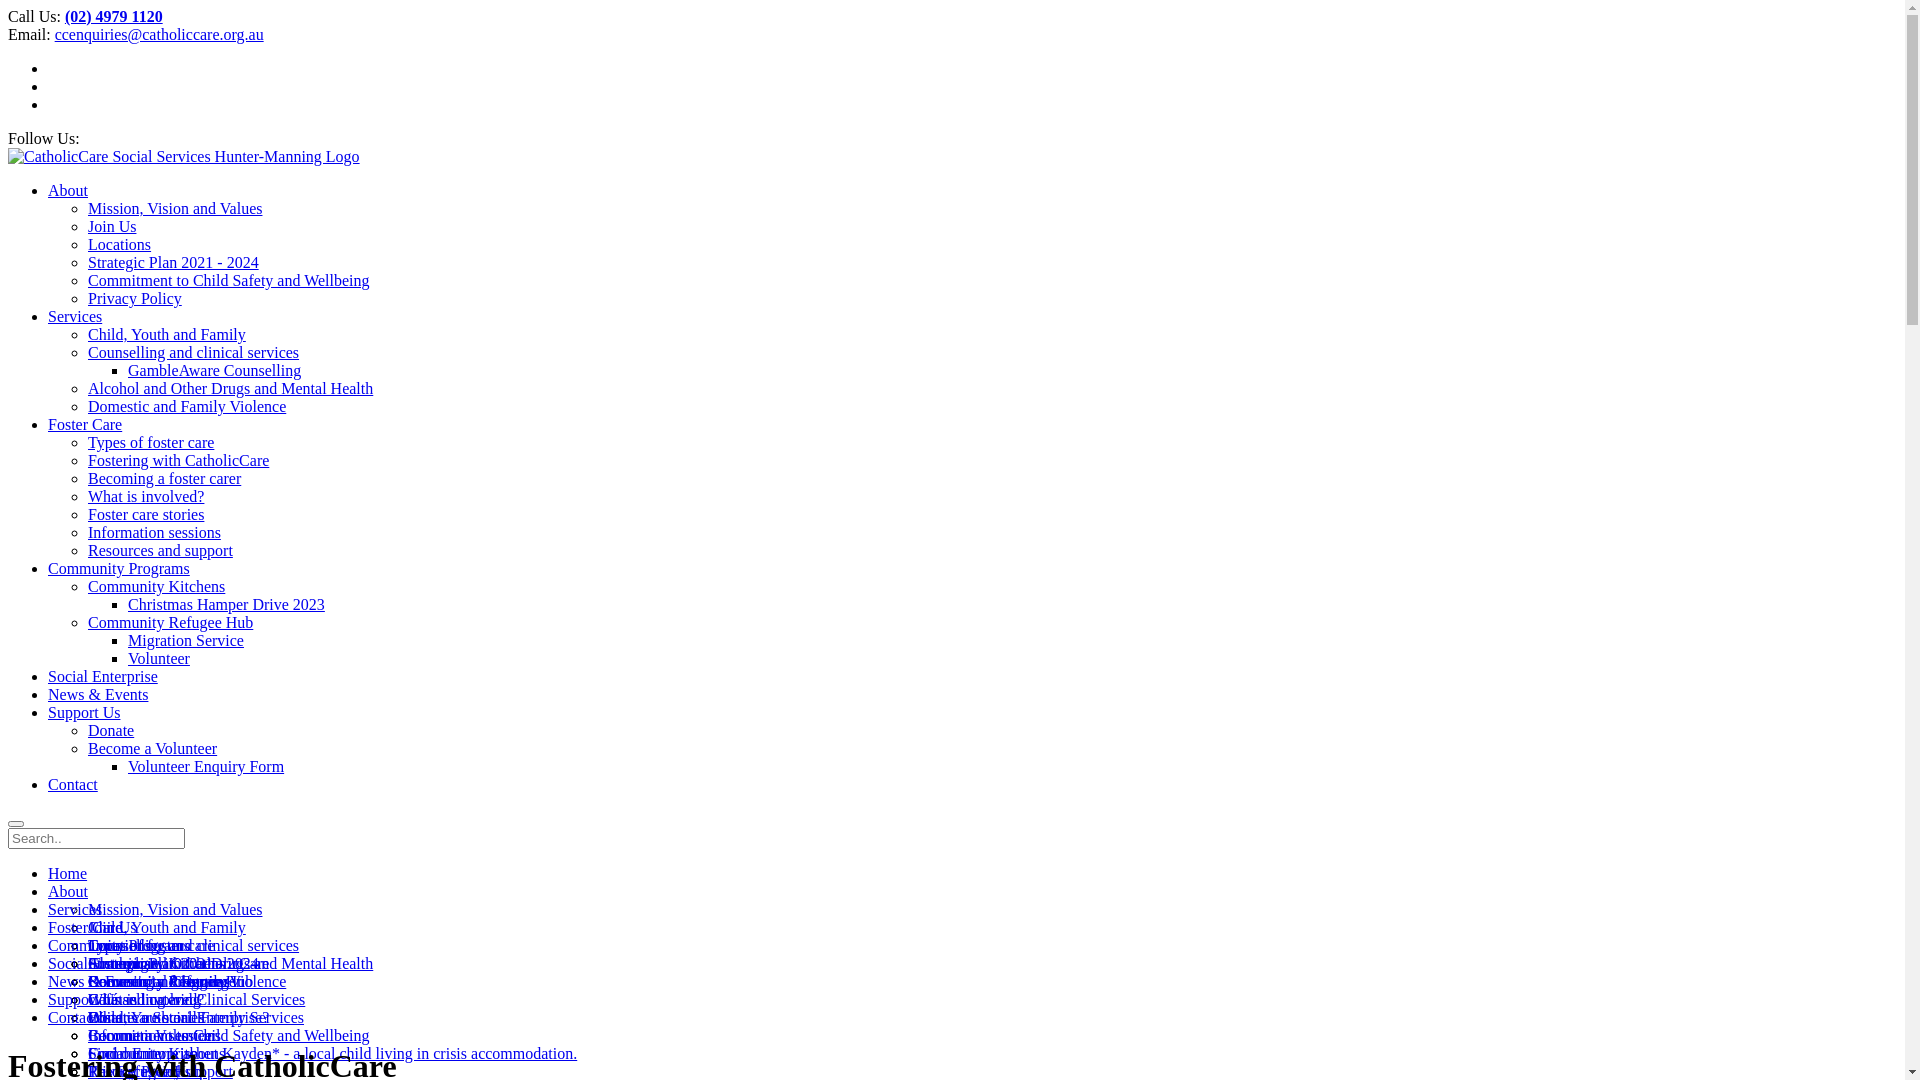 The image size is (1920, 1080). What do you see at coordinates (86, 1035) in the screenshot?
I see `'Commitment to Child Safety and Wellbeing'` at bounding box center [86, 1035].